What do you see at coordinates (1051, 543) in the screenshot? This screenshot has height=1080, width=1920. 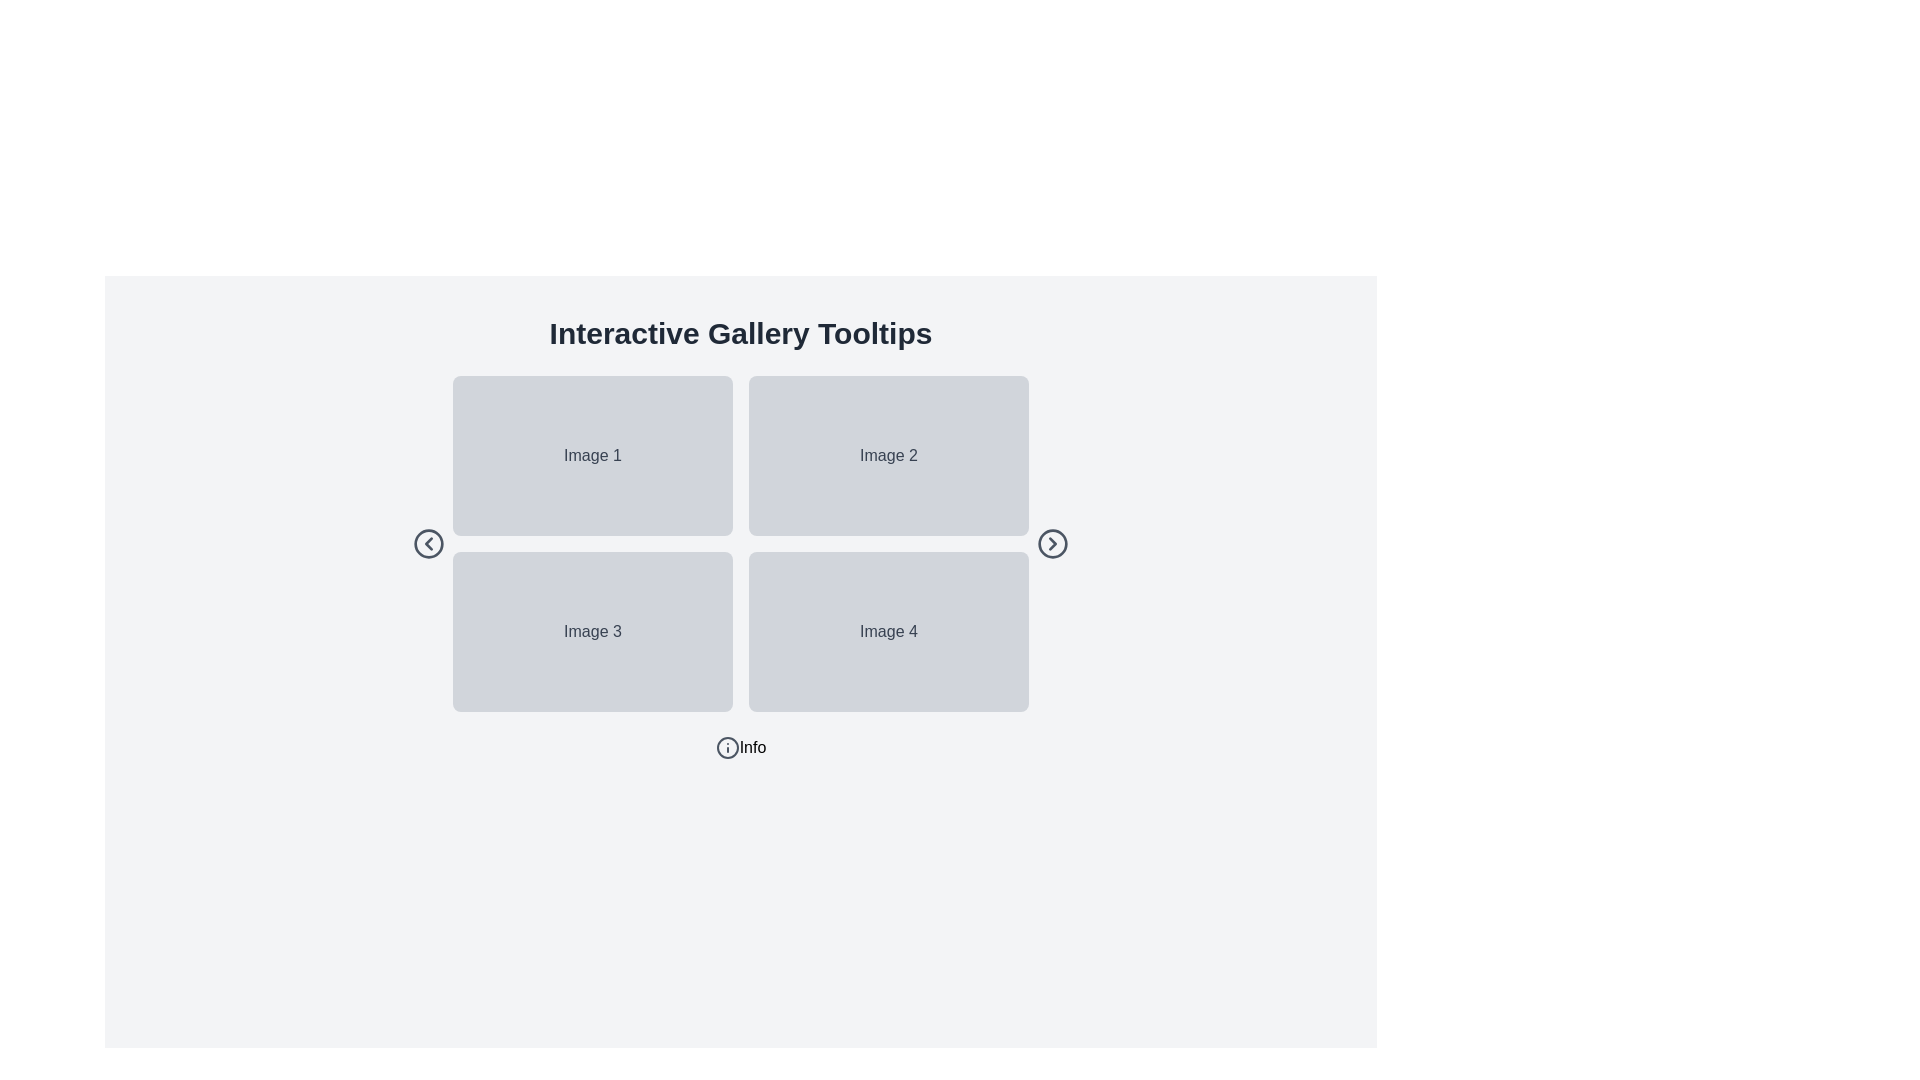 I see `the right-chevron button located on the right side of the interactive gallery interface` at bounding box center [1051, 543].